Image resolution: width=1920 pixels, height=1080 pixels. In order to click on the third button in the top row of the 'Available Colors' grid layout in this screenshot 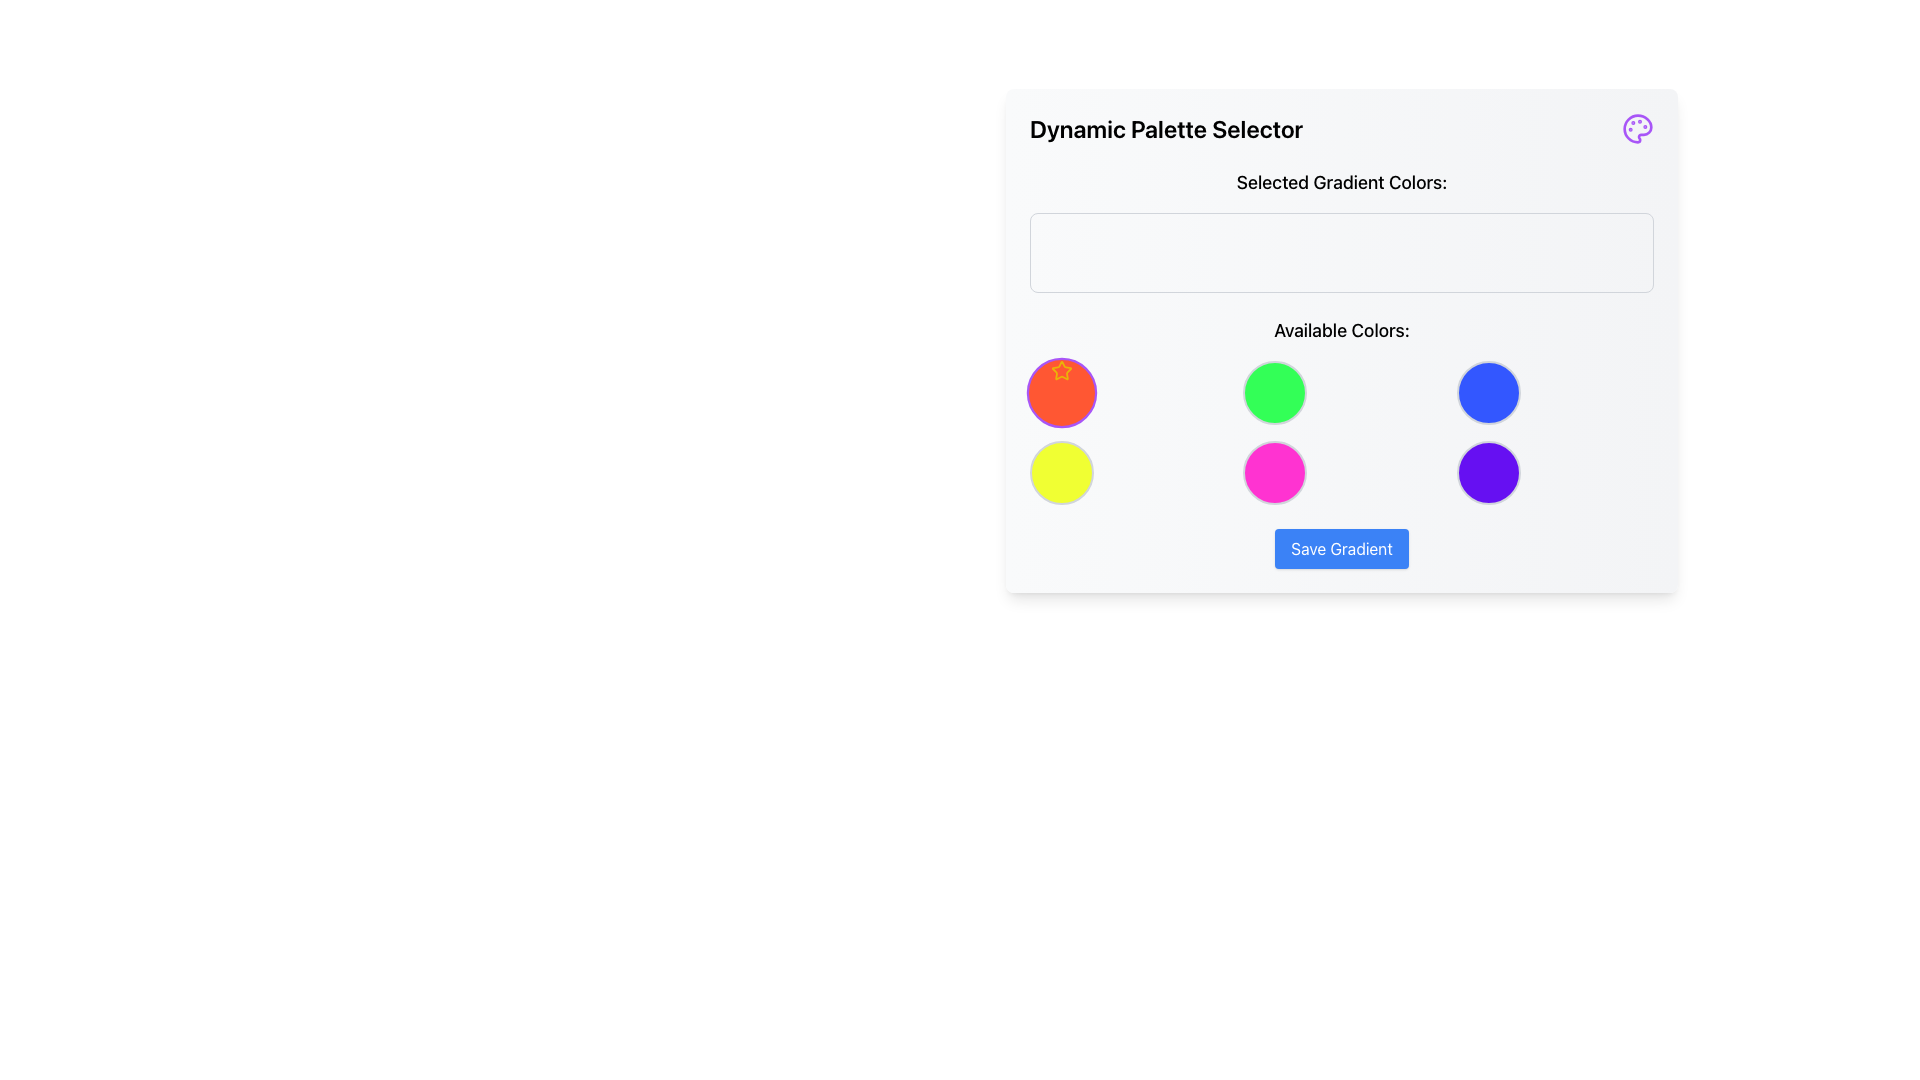, I will do `click(1488, 393)`.